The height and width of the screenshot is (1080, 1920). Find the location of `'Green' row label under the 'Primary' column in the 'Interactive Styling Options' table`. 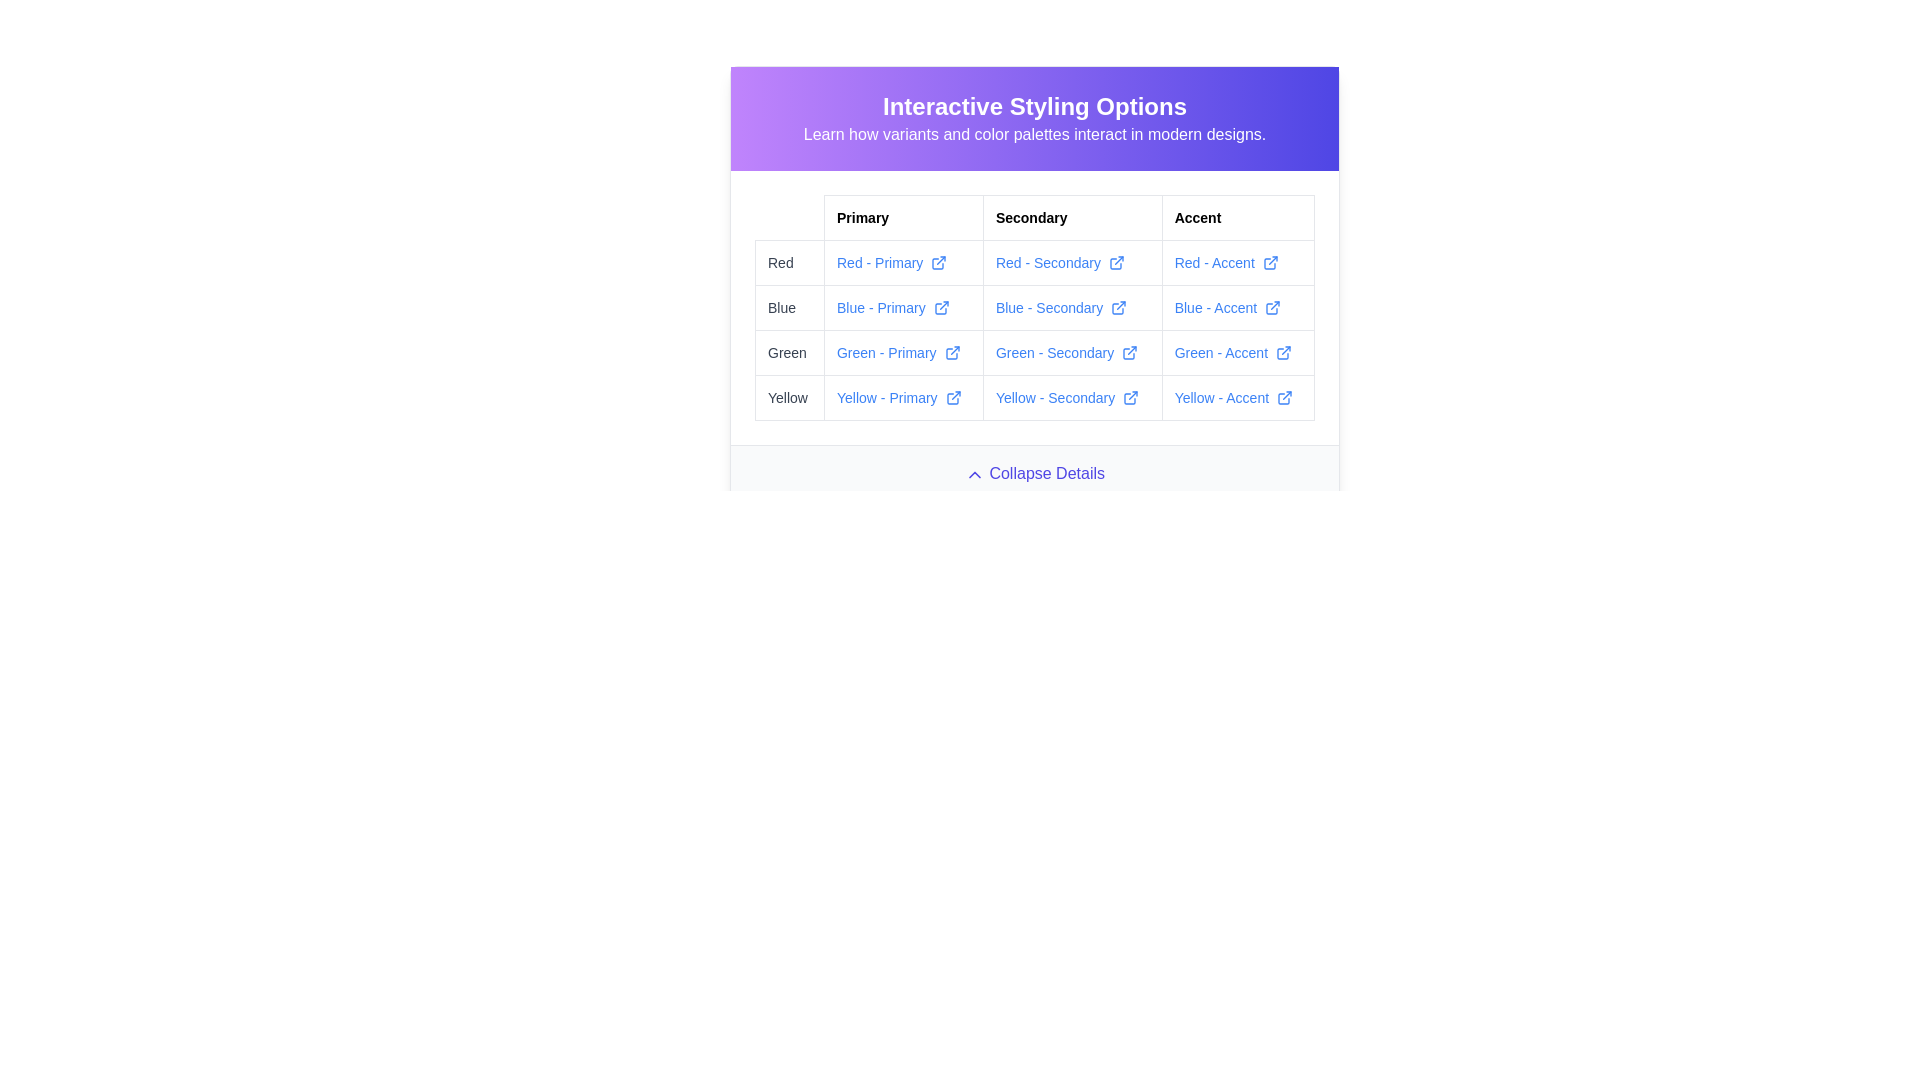

'Green' row label under the 'Primary' column in the 'Interactive Styling Options' table is located at coordinates (789, 352).